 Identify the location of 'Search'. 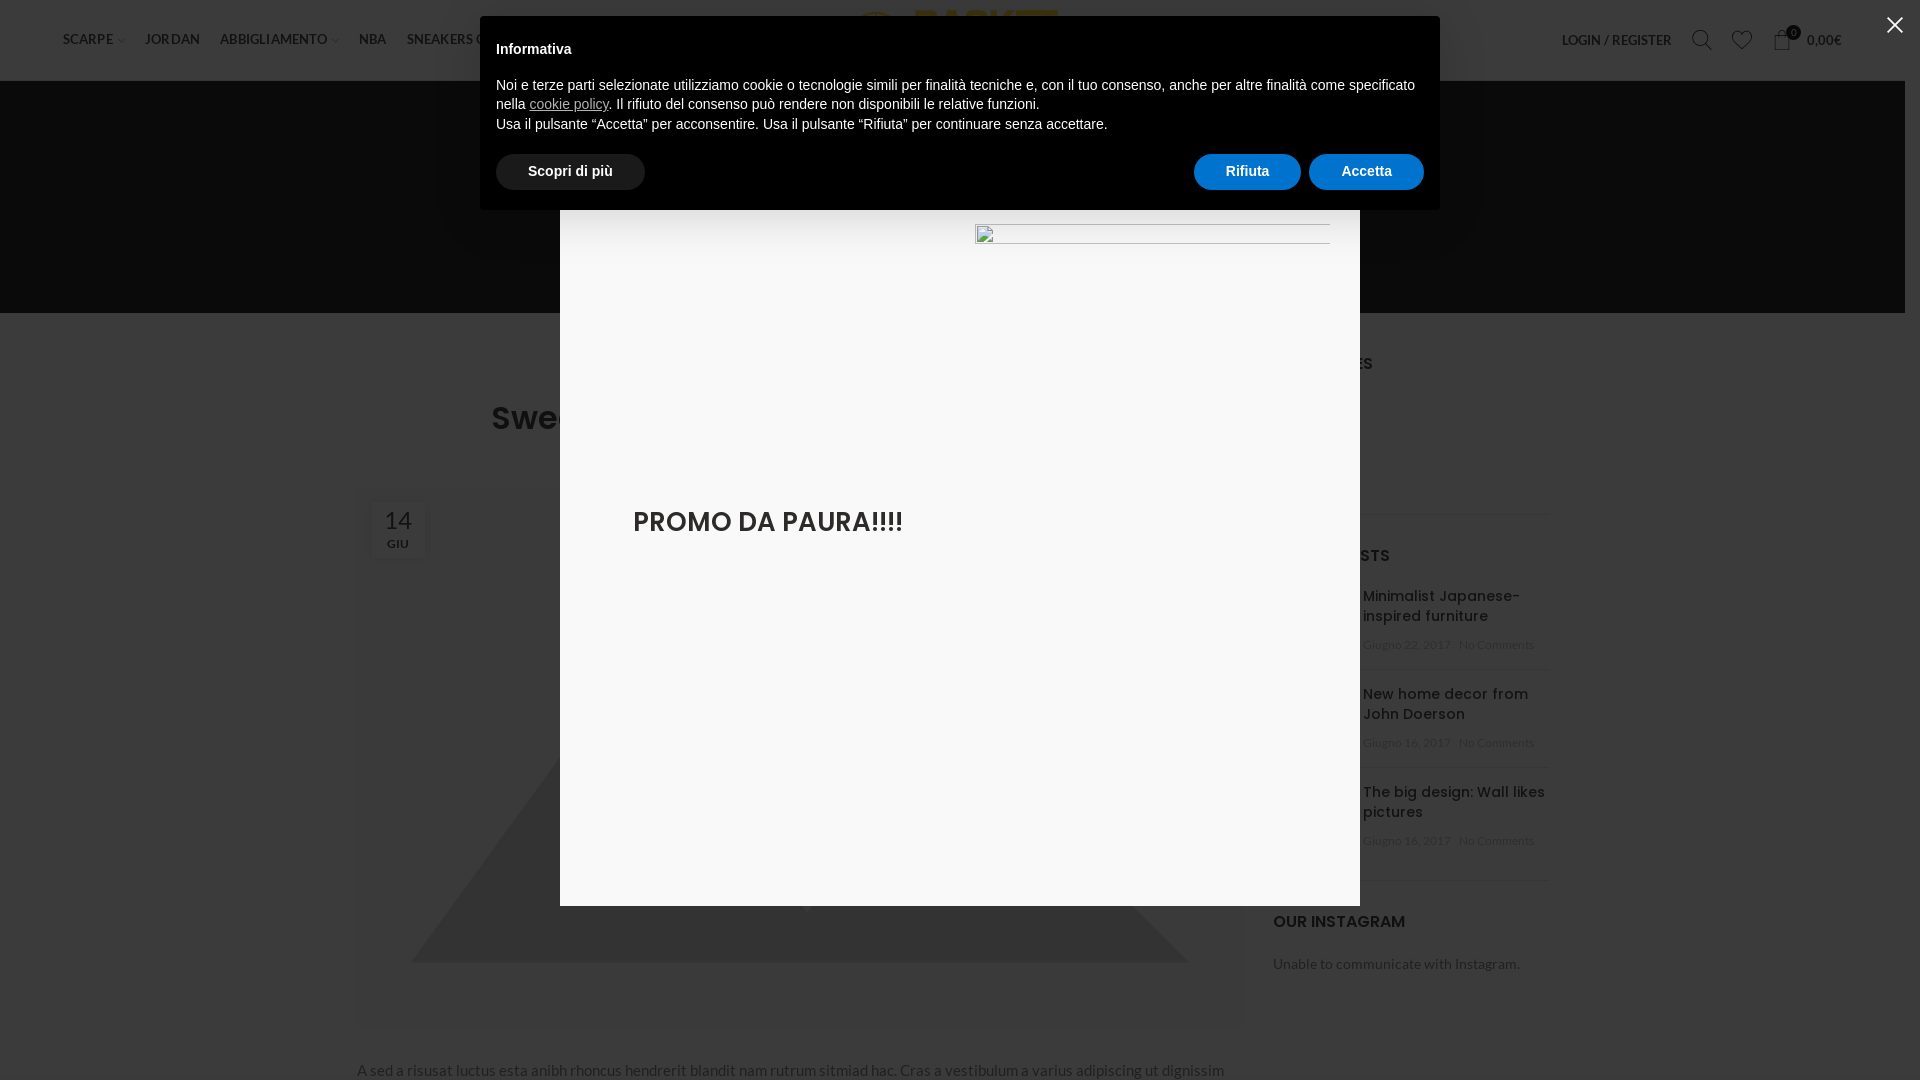
(1701, 39).